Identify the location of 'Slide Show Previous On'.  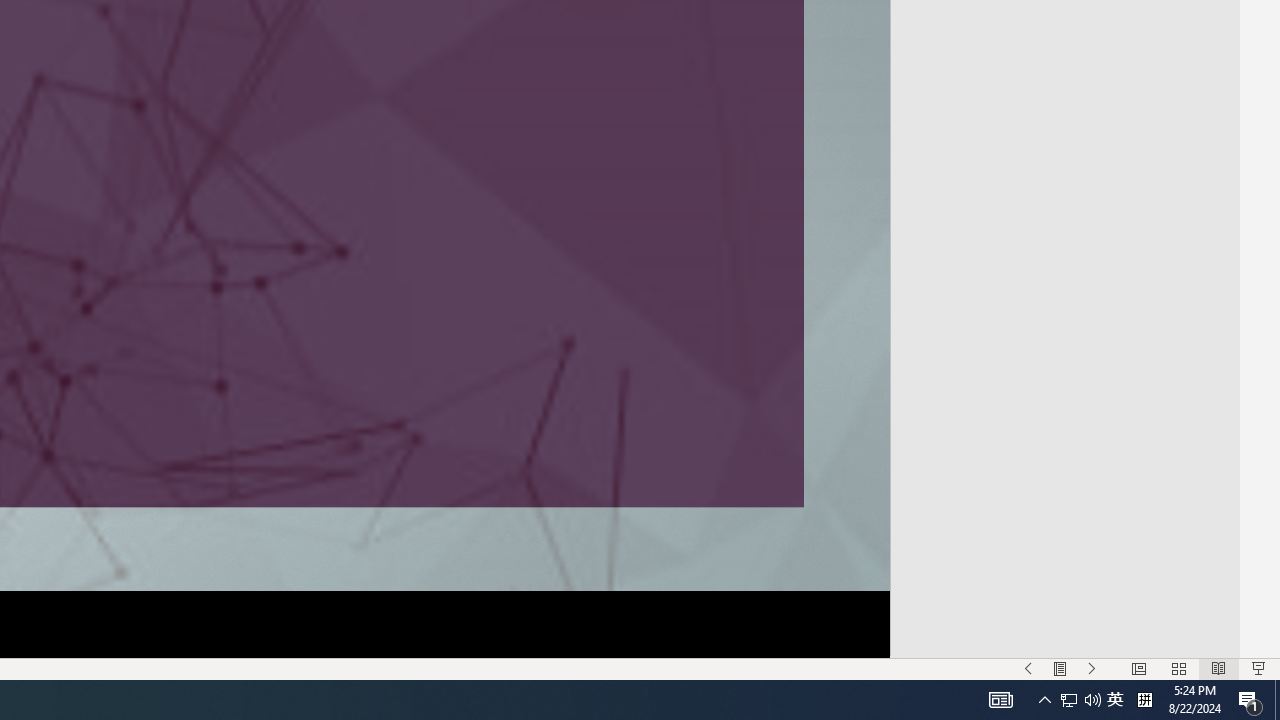
(1028, 669).